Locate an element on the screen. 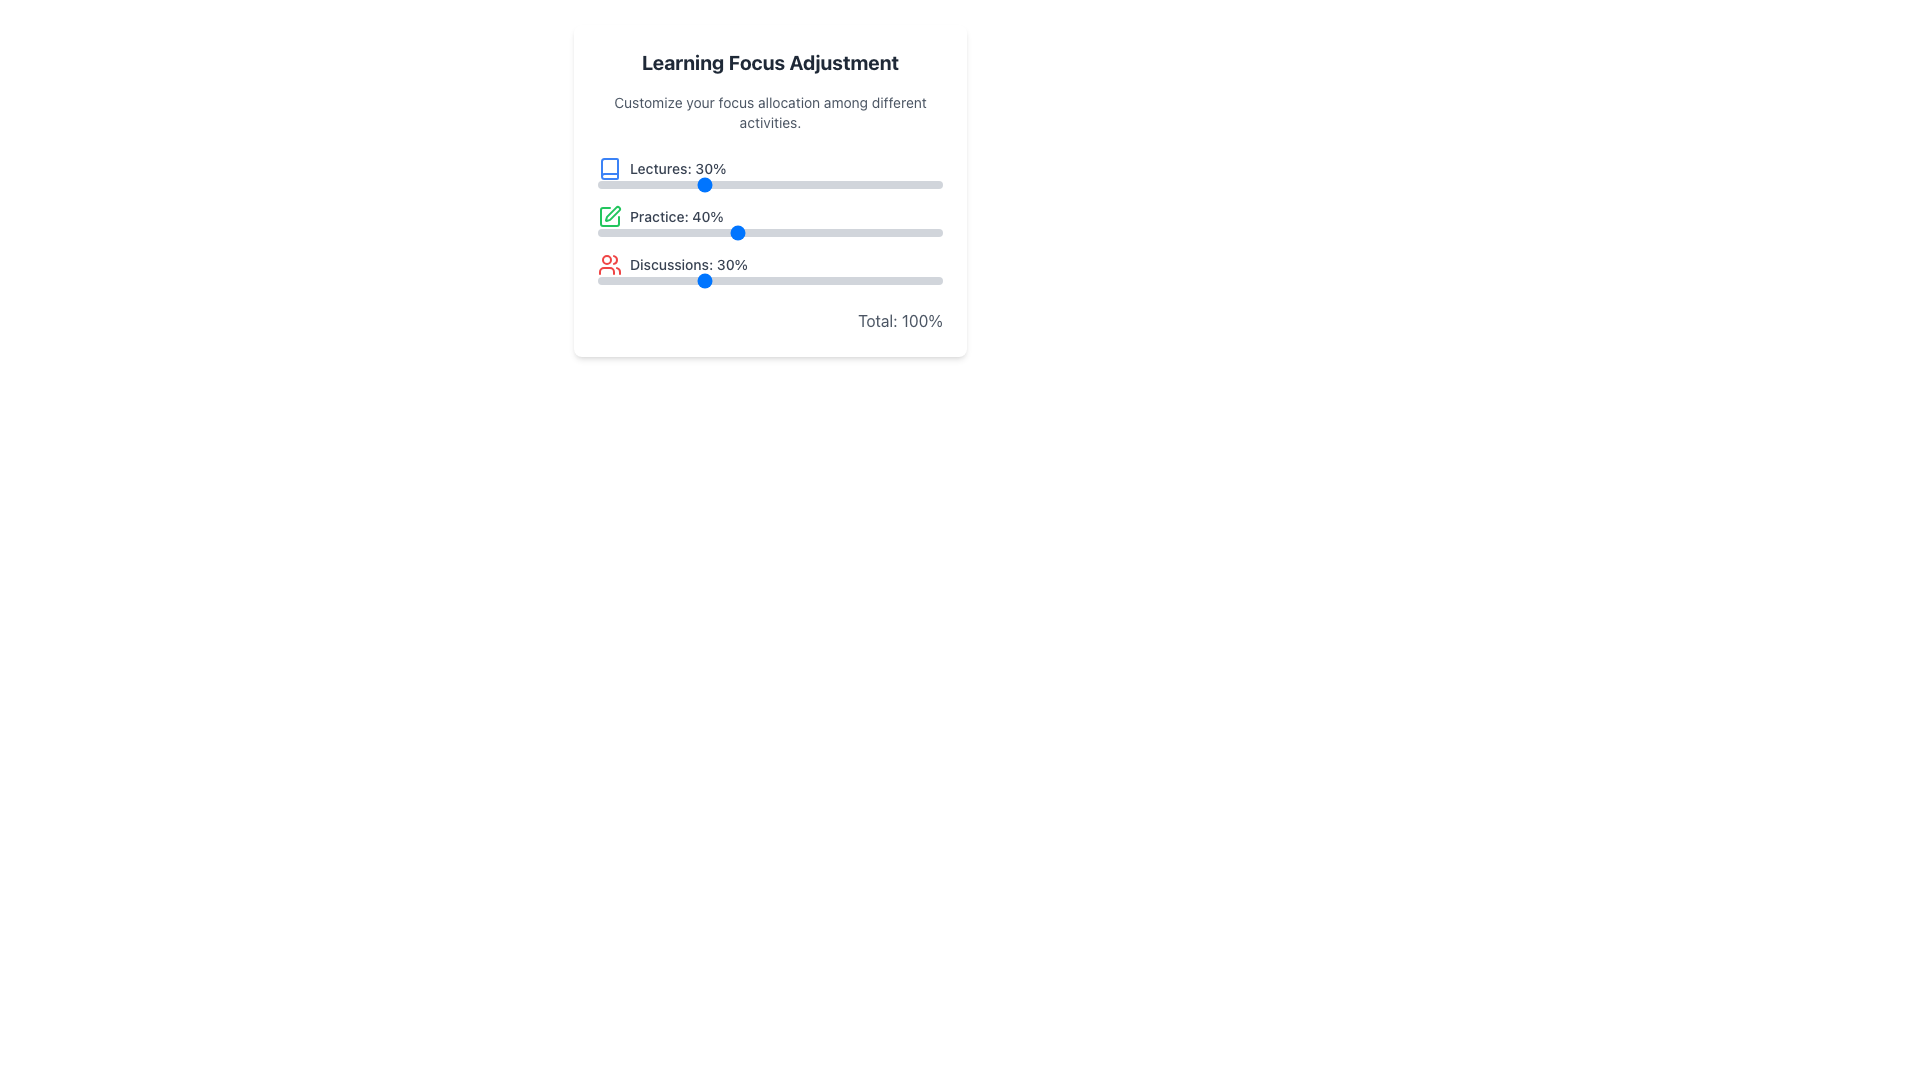 Image resolution: width=1920 pixels, height=1080 pixels. the slider is located at coordinates (649, 281).